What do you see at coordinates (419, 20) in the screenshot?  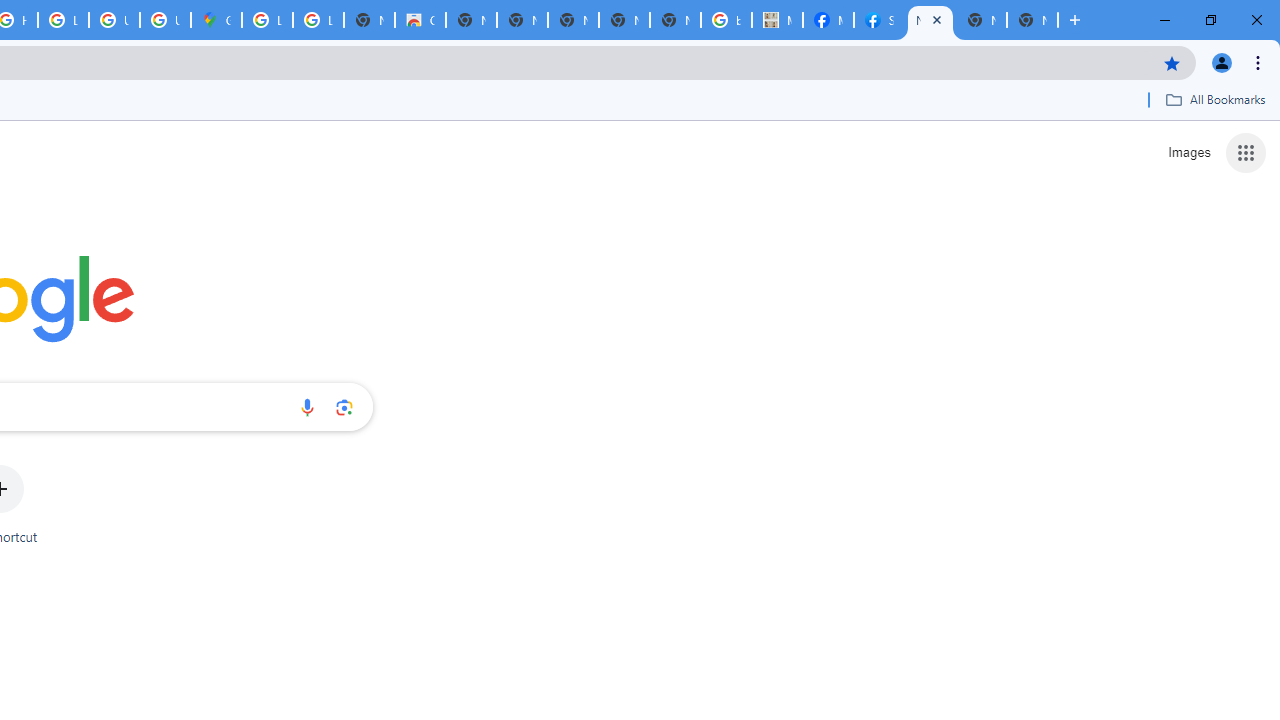 I see `'Chrome Web Store'` at bounding box center [419, 20].